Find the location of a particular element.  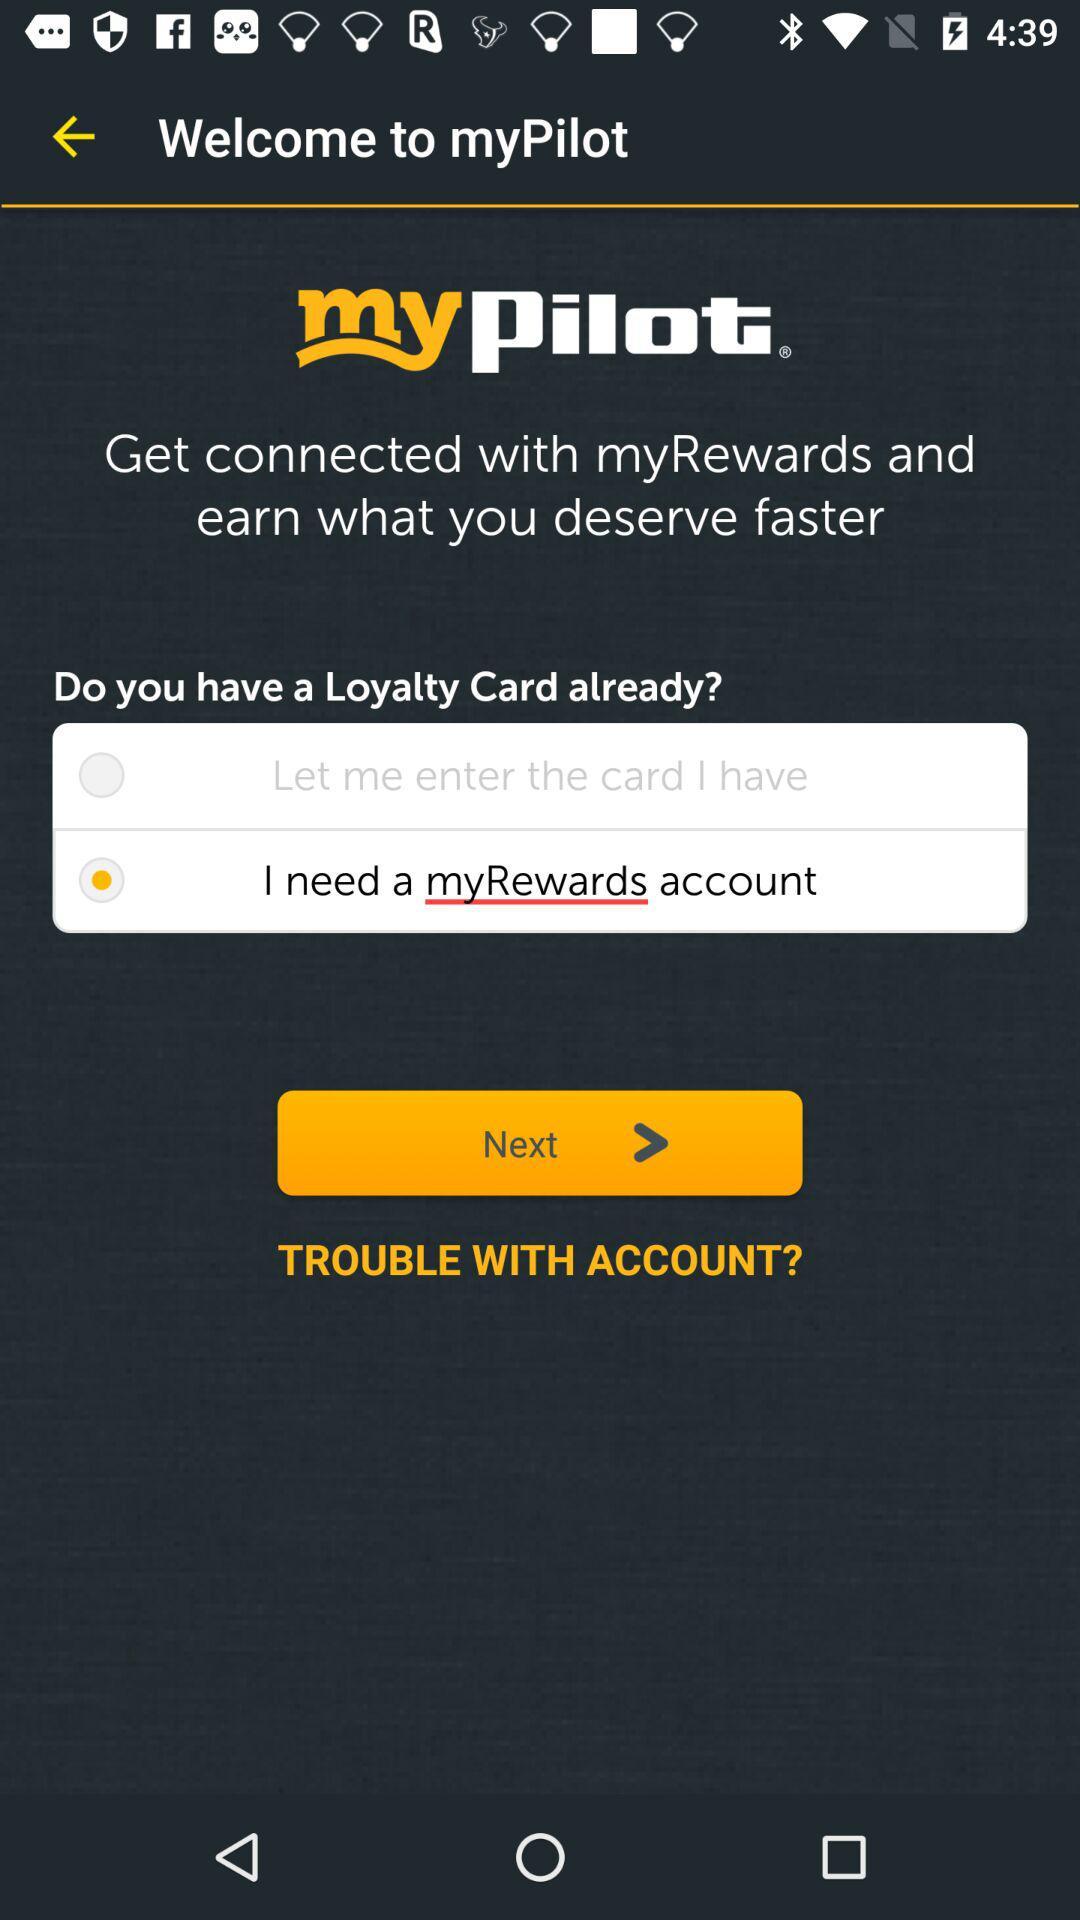

i need a icon is located at coordinates (540, 880).